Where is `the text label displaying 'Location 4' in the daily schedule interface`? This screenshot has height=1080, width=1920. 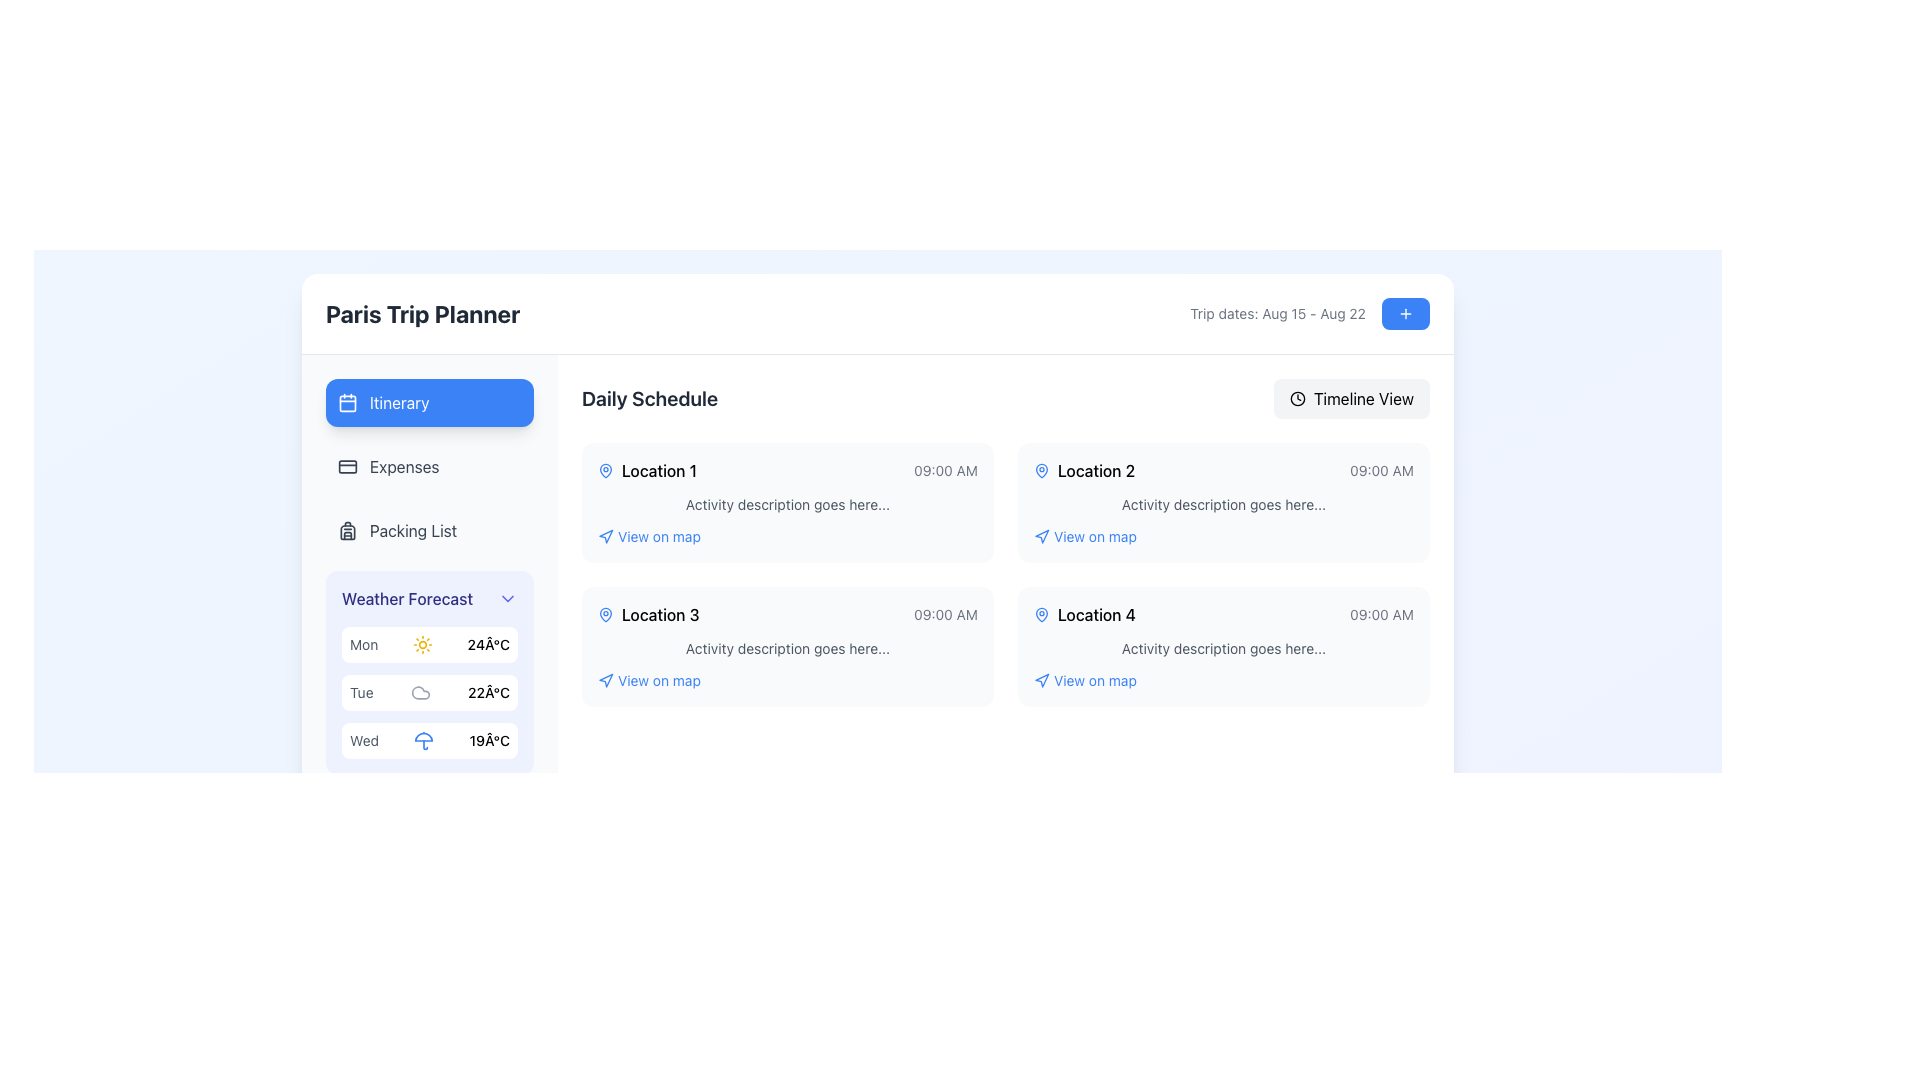 the text label displaying 'Location 4' in the daily schedule interface is located at coordinates (1095, 613).